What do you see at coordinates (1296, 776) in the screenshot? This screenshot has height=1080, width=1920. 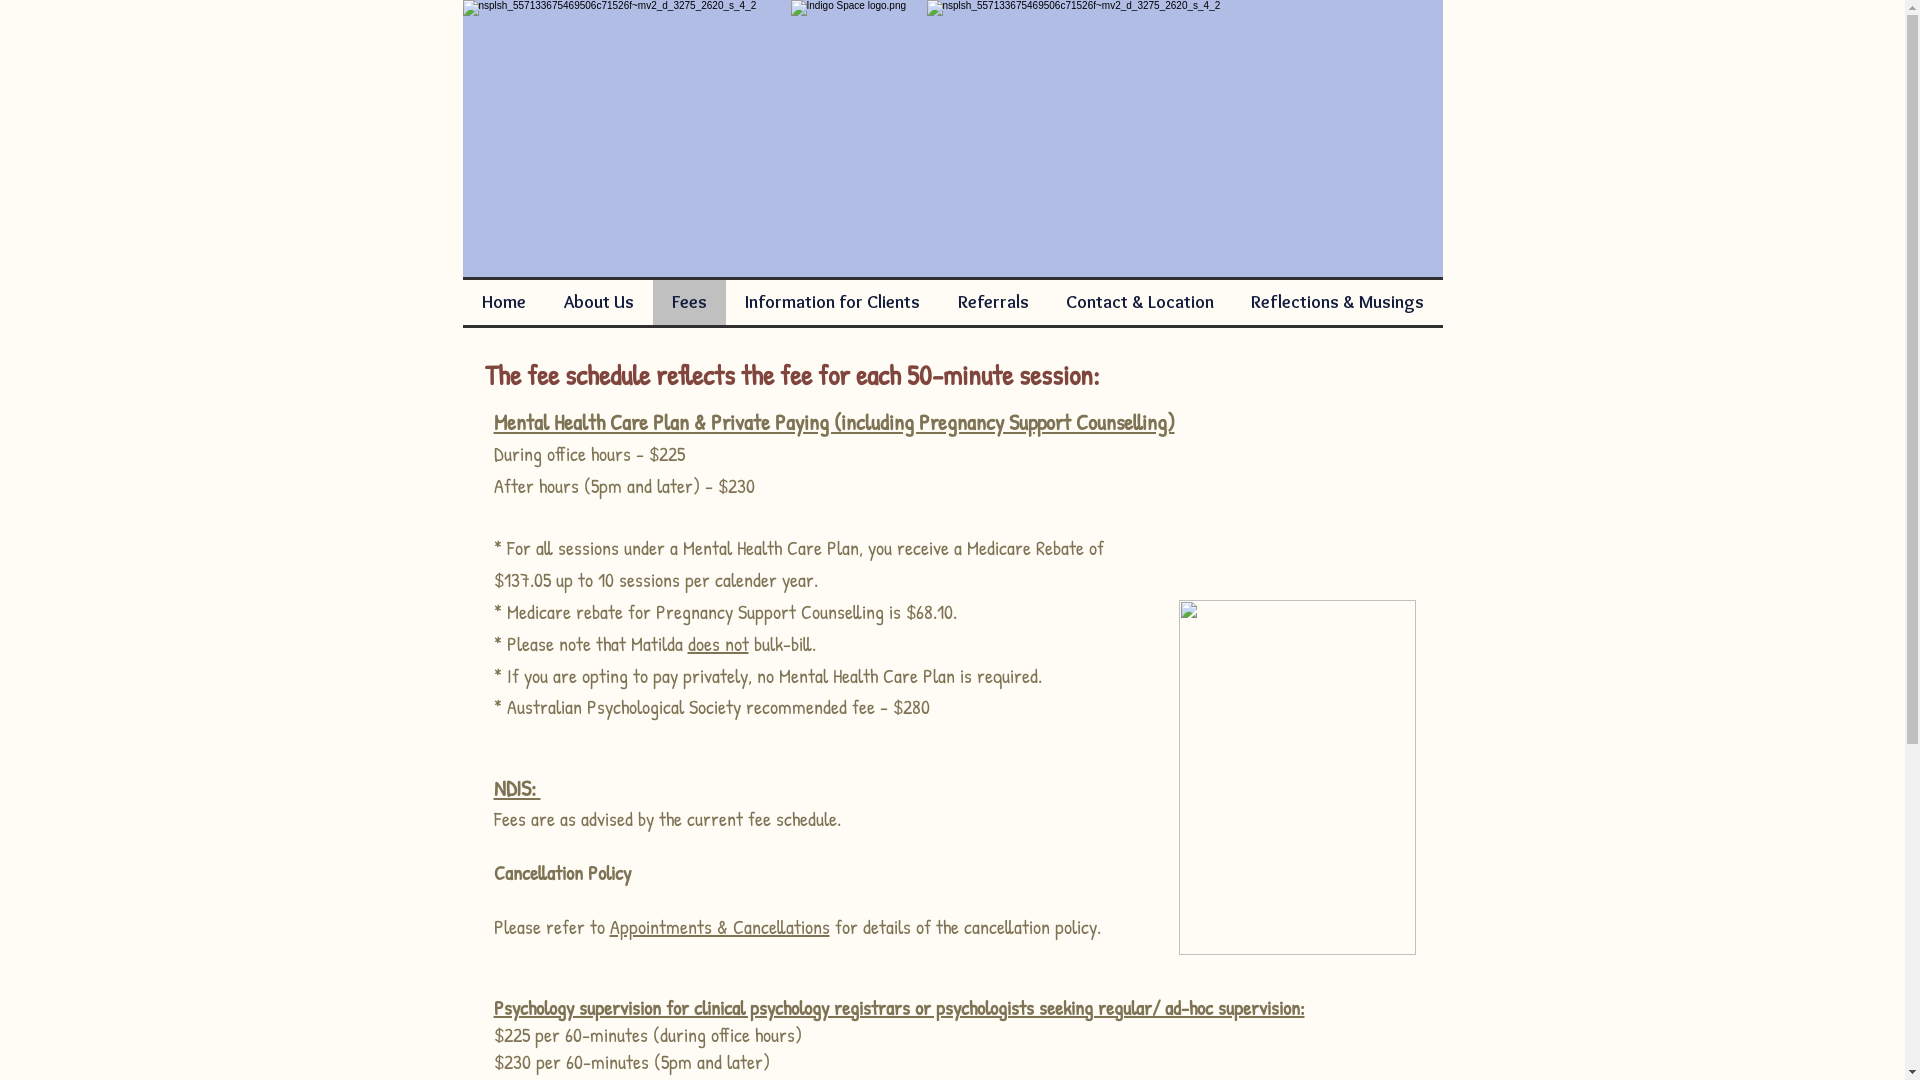 I see `'pebbles 2'` at bounding box center [1296, 776].